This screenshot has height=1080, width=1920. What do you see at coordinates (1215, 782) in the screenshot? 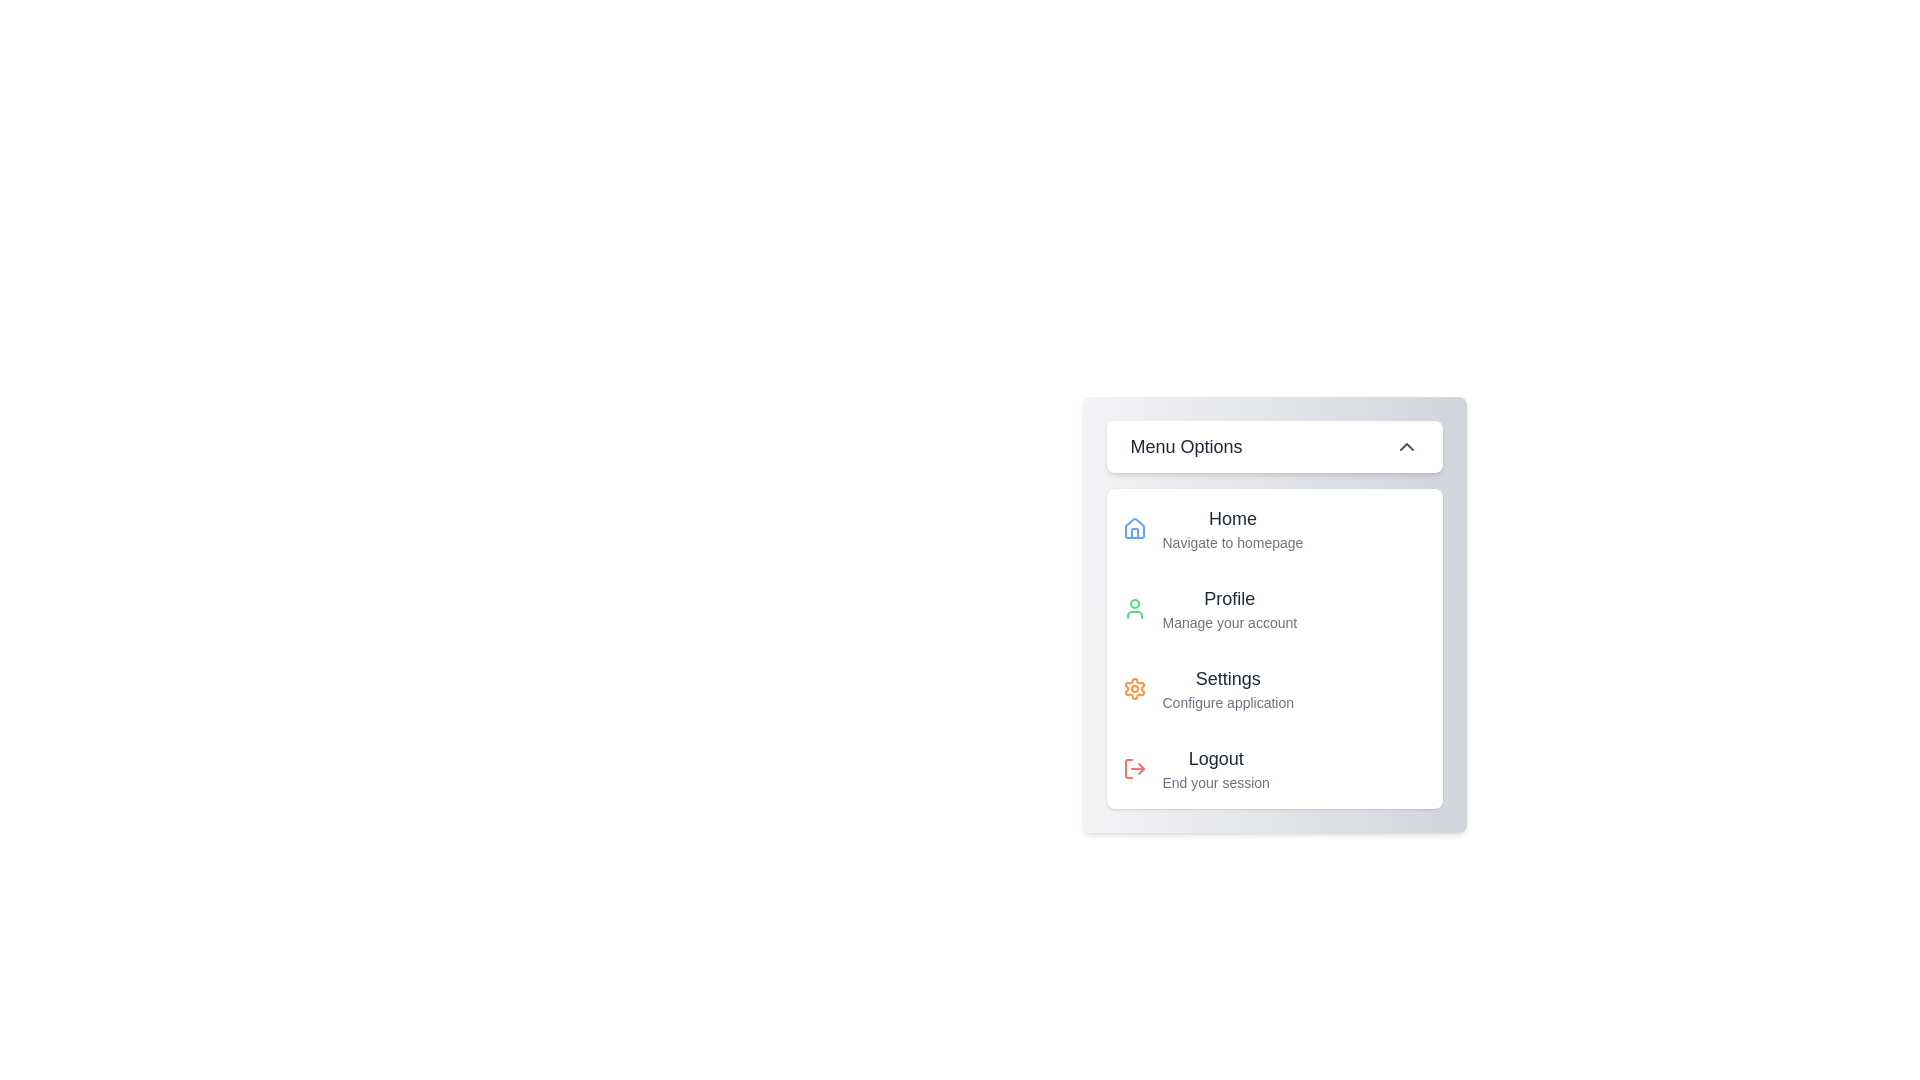
I see `the text label displaying 'End your session', which is located below the 'Logout' text in the lower right portion of the Menu Options section` at bounding box center [1215, 782].